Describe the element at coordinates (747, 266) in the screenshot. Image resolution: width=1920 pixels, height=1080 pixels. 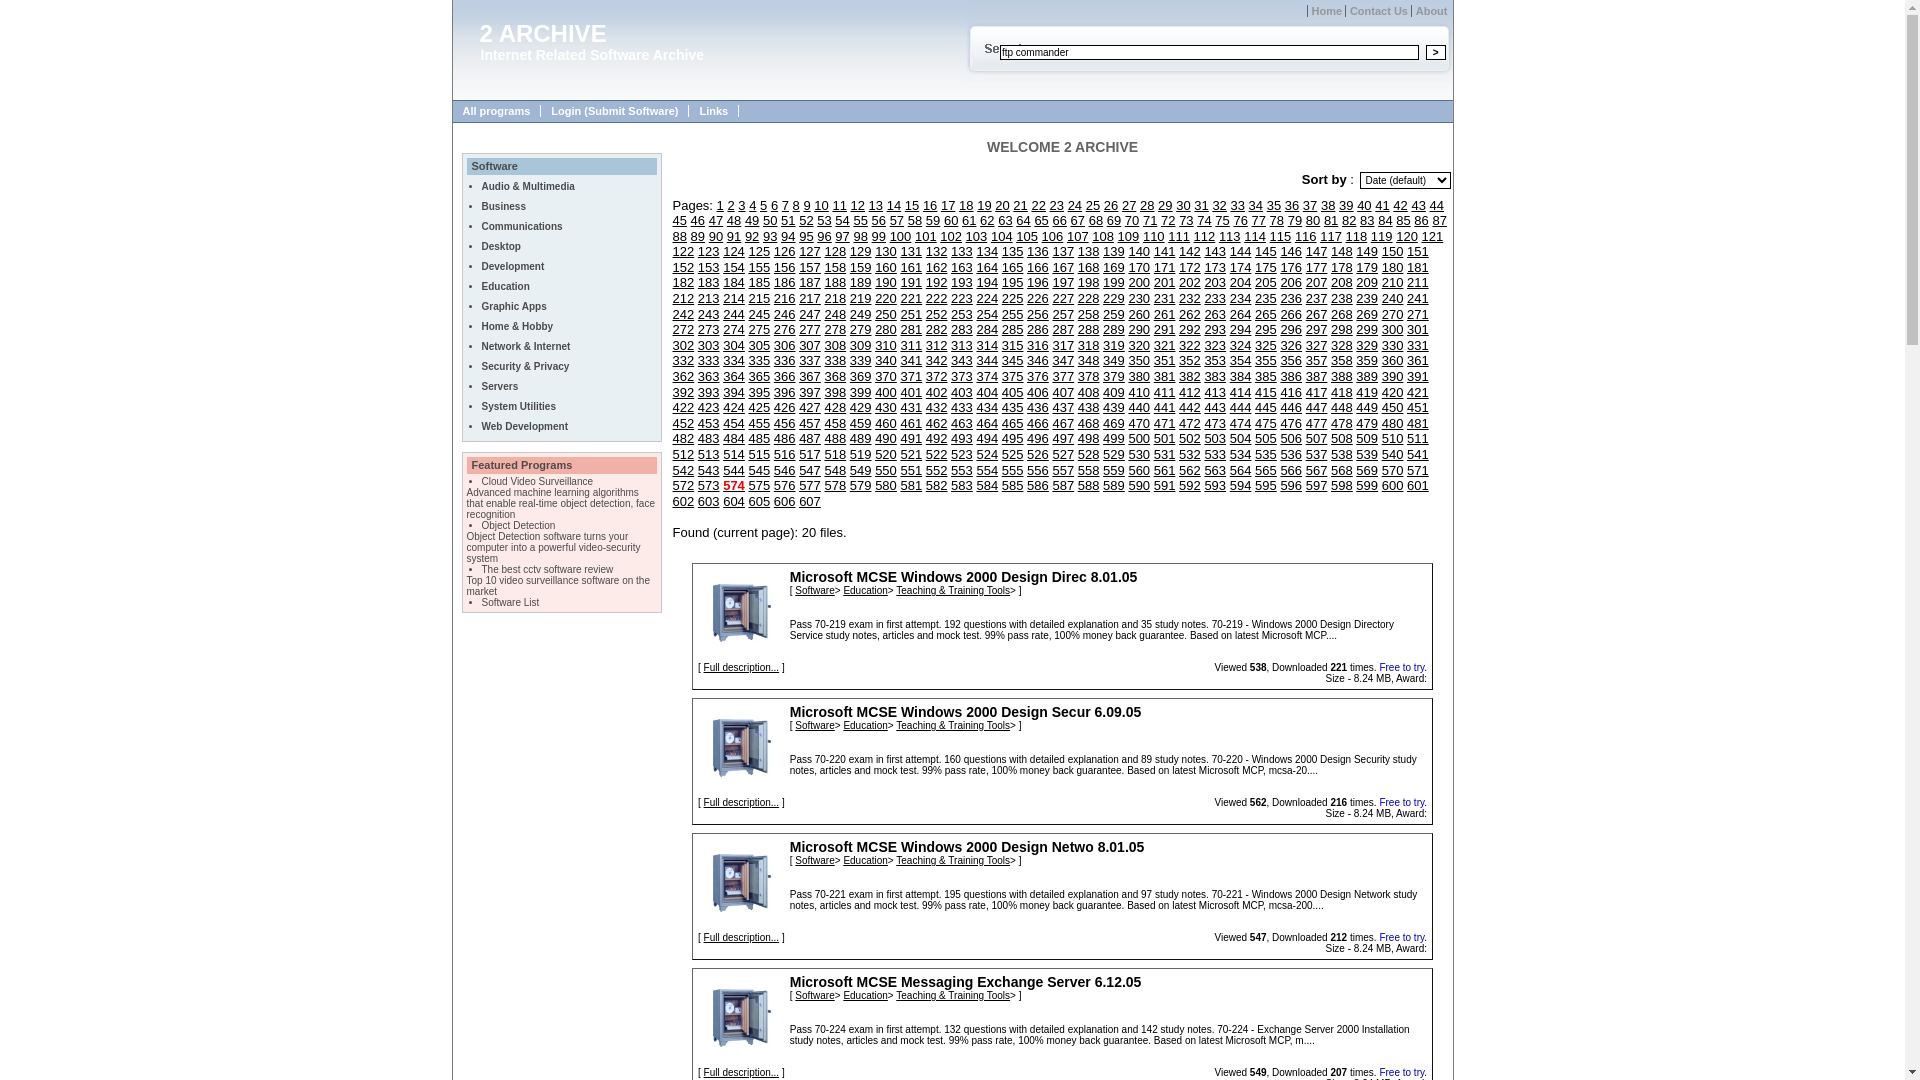
I see `'155'` at that location.